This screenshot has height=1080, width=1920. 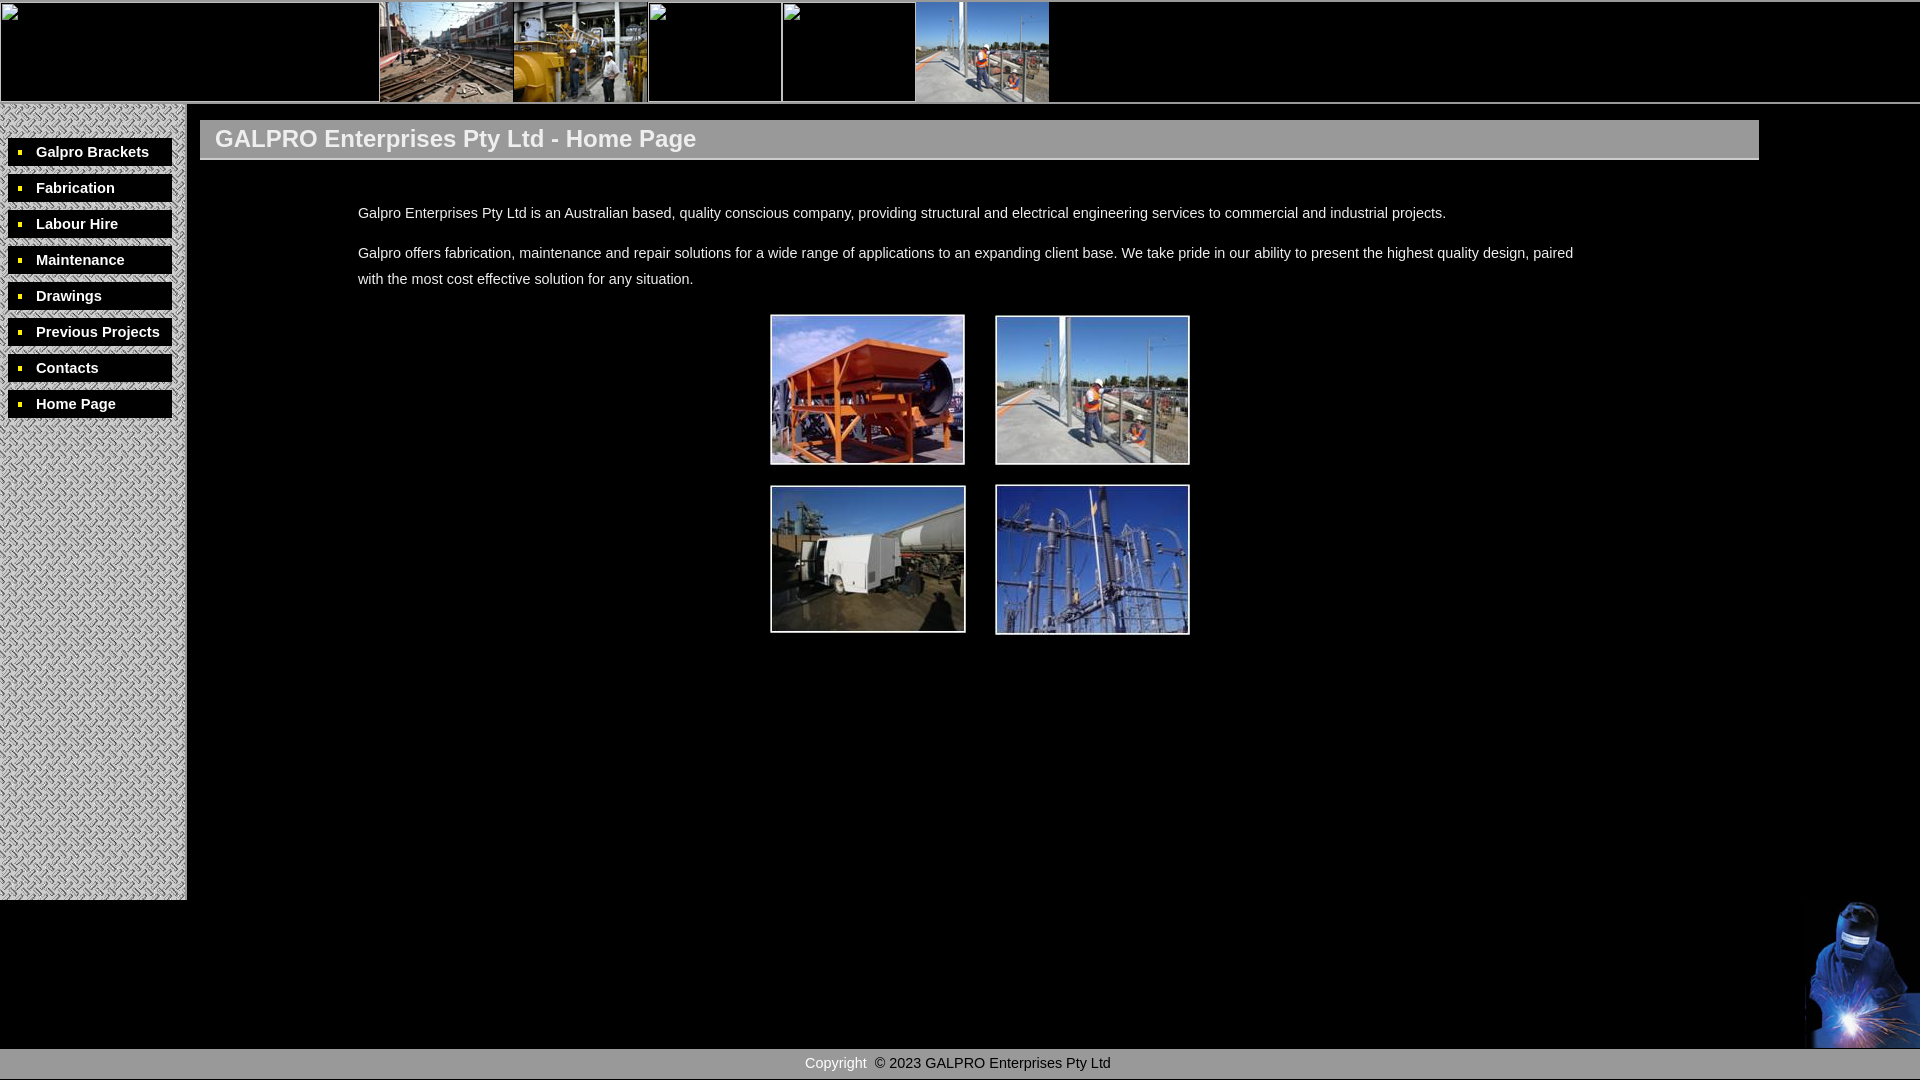 What do you see at coordinates (835, 1062) in the screenshot?
I see `'Copyright'` at bounding box center [835, 1062].